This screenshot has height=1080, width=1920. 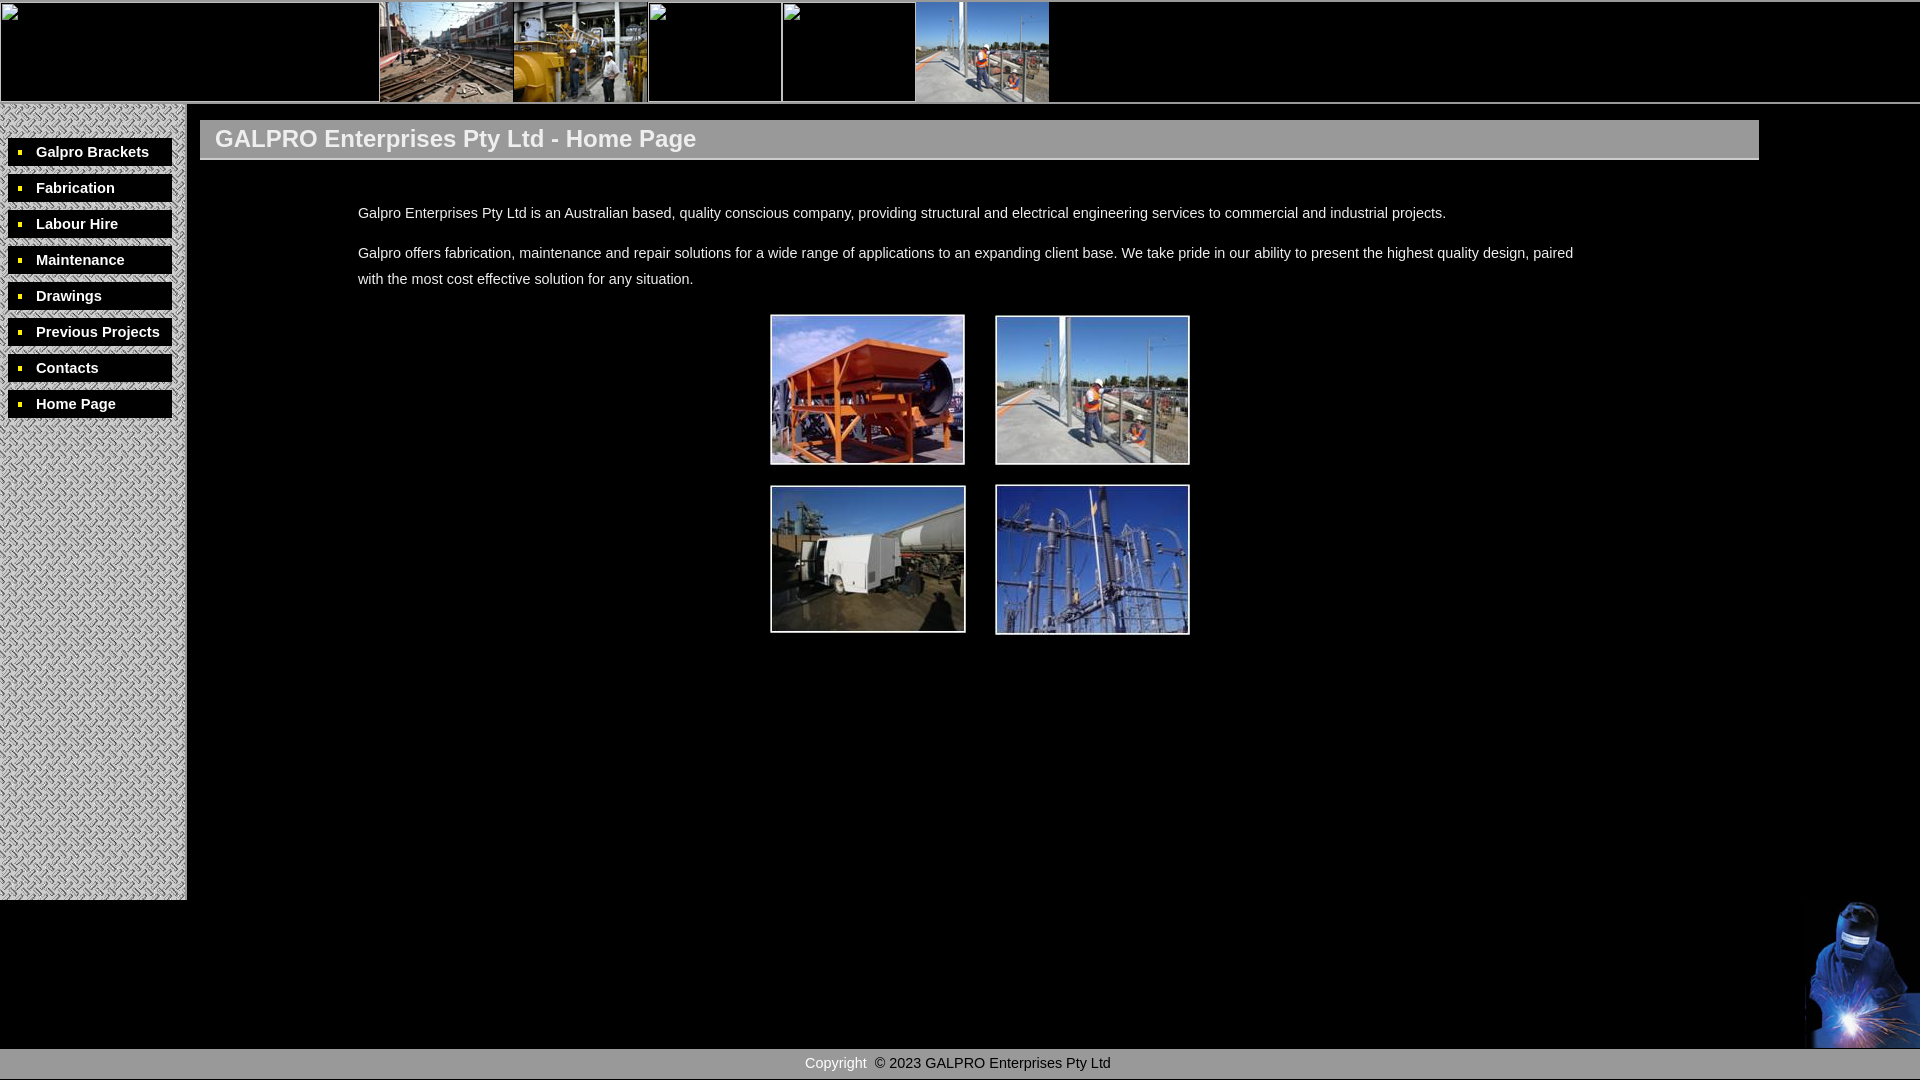 What do you see at coordinates (835, 1062) in the screenshot?
I see `'Copyright'` at bounding box center [835, 1062].